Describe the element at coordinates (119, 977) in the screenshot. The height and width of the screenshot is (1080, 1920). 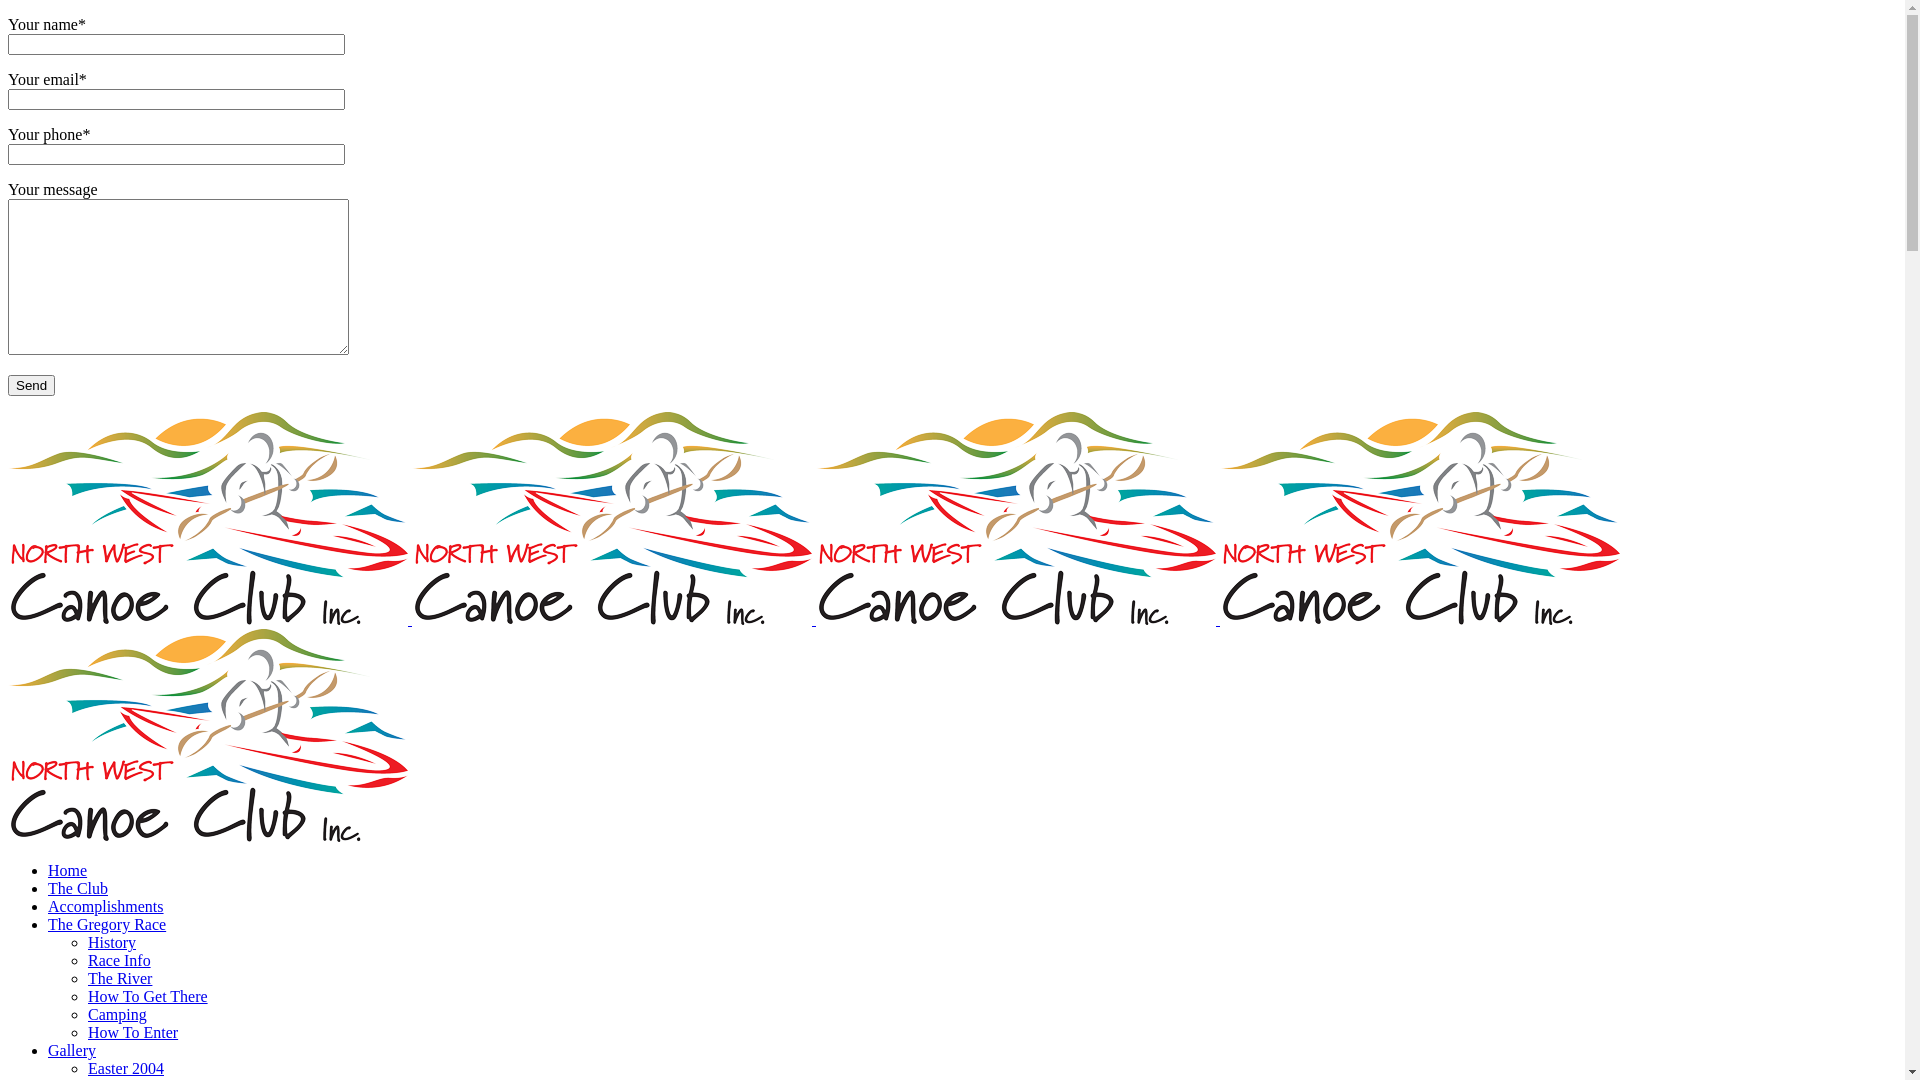
I see `'The River'` at that location.